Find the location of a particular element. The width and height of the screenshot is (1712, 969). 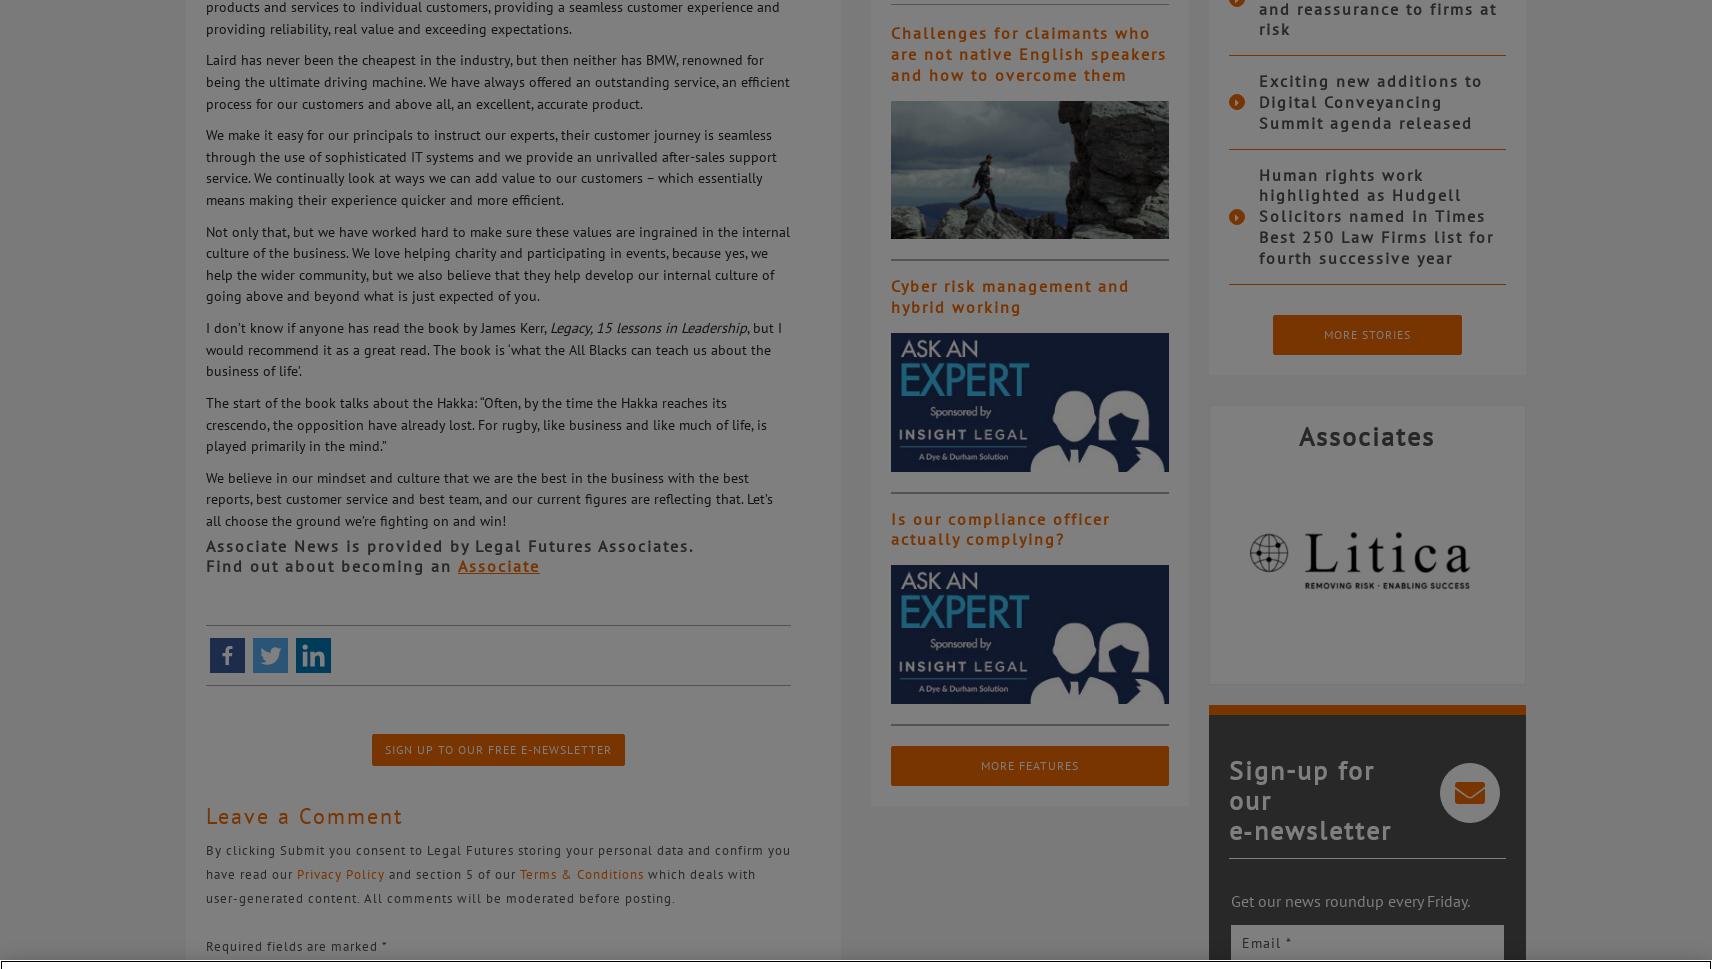

'Not only that, but we have worked hard to make sure these values are ingrained in the internal culture of the business. We love helping charity and participating in events, because yes, we help the wider community, but we also believe that they help develop our internal culture of going above and beyond what is just expected of you.' is located at coordinates (204, 261).